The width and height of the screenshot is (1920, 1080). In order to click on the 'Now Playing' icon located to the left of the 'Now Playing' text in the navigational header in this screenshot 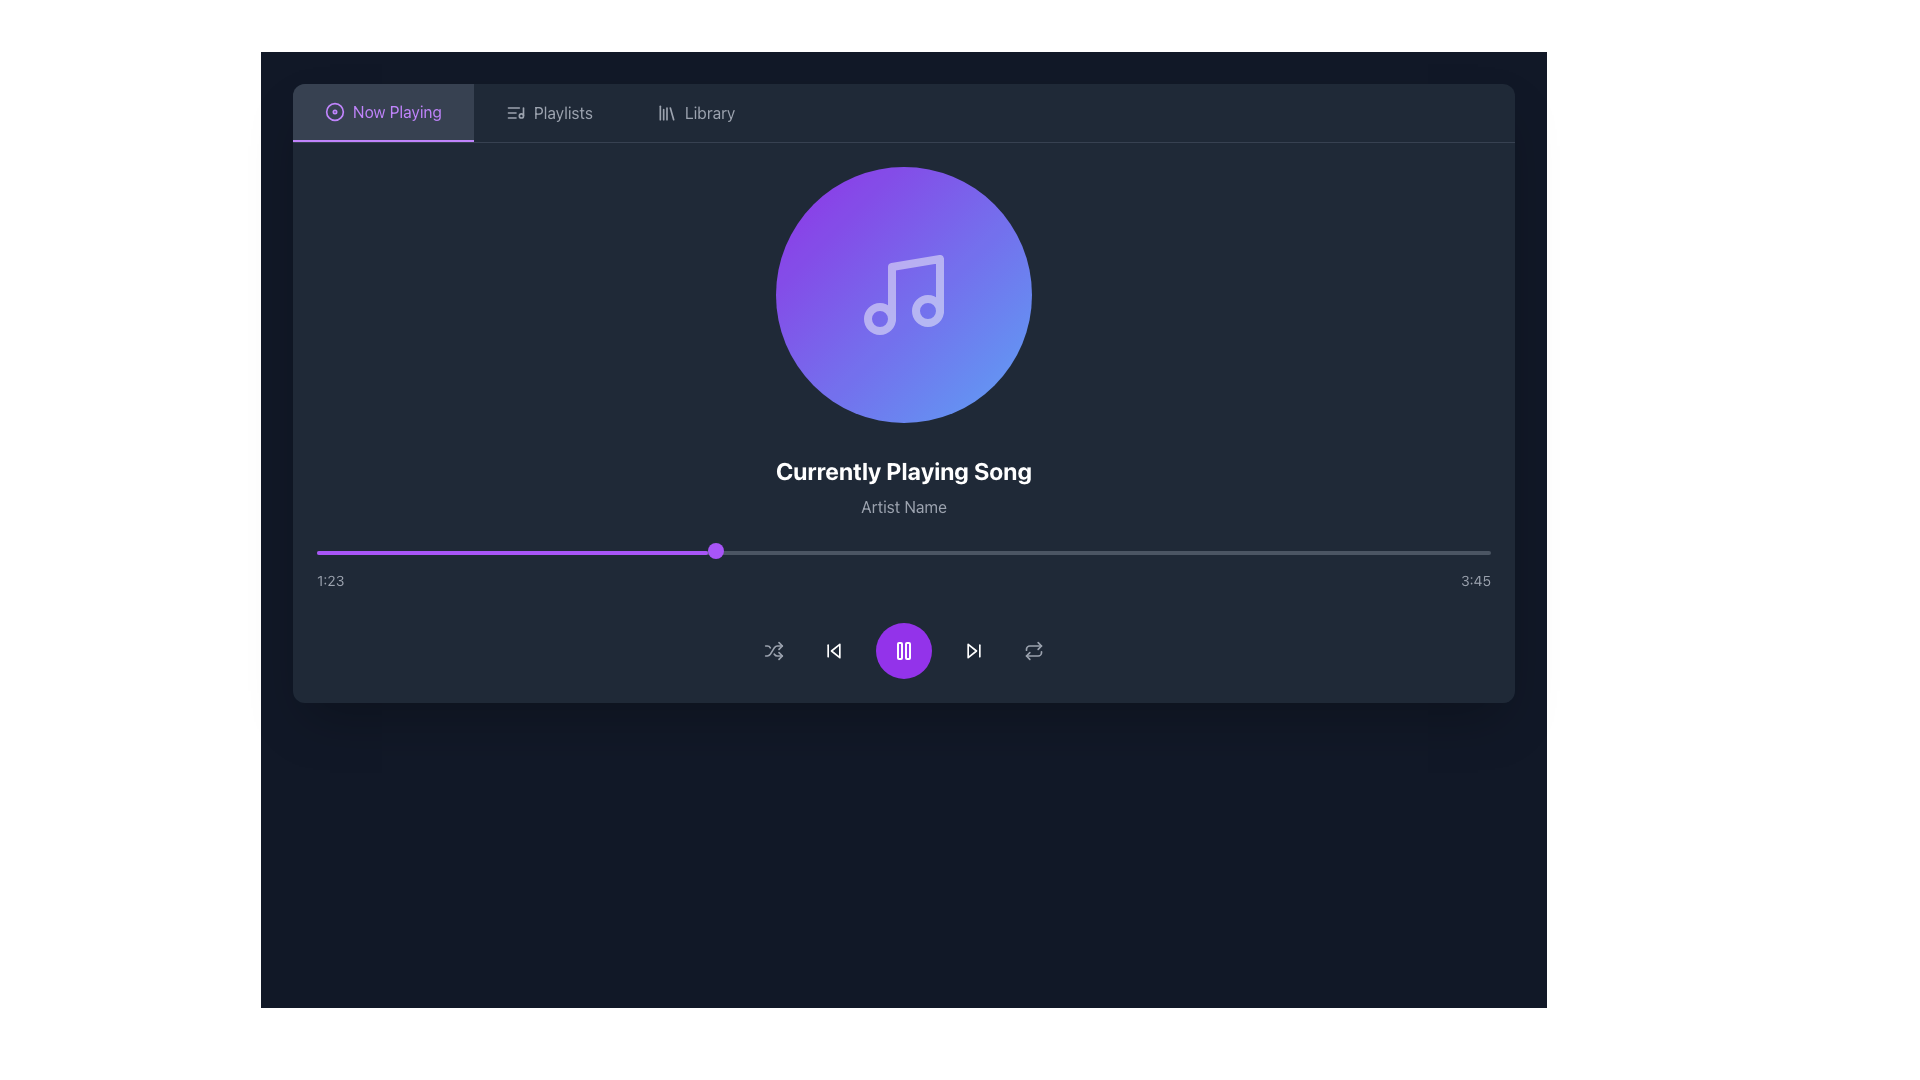, I will do `click(335, 111)`.